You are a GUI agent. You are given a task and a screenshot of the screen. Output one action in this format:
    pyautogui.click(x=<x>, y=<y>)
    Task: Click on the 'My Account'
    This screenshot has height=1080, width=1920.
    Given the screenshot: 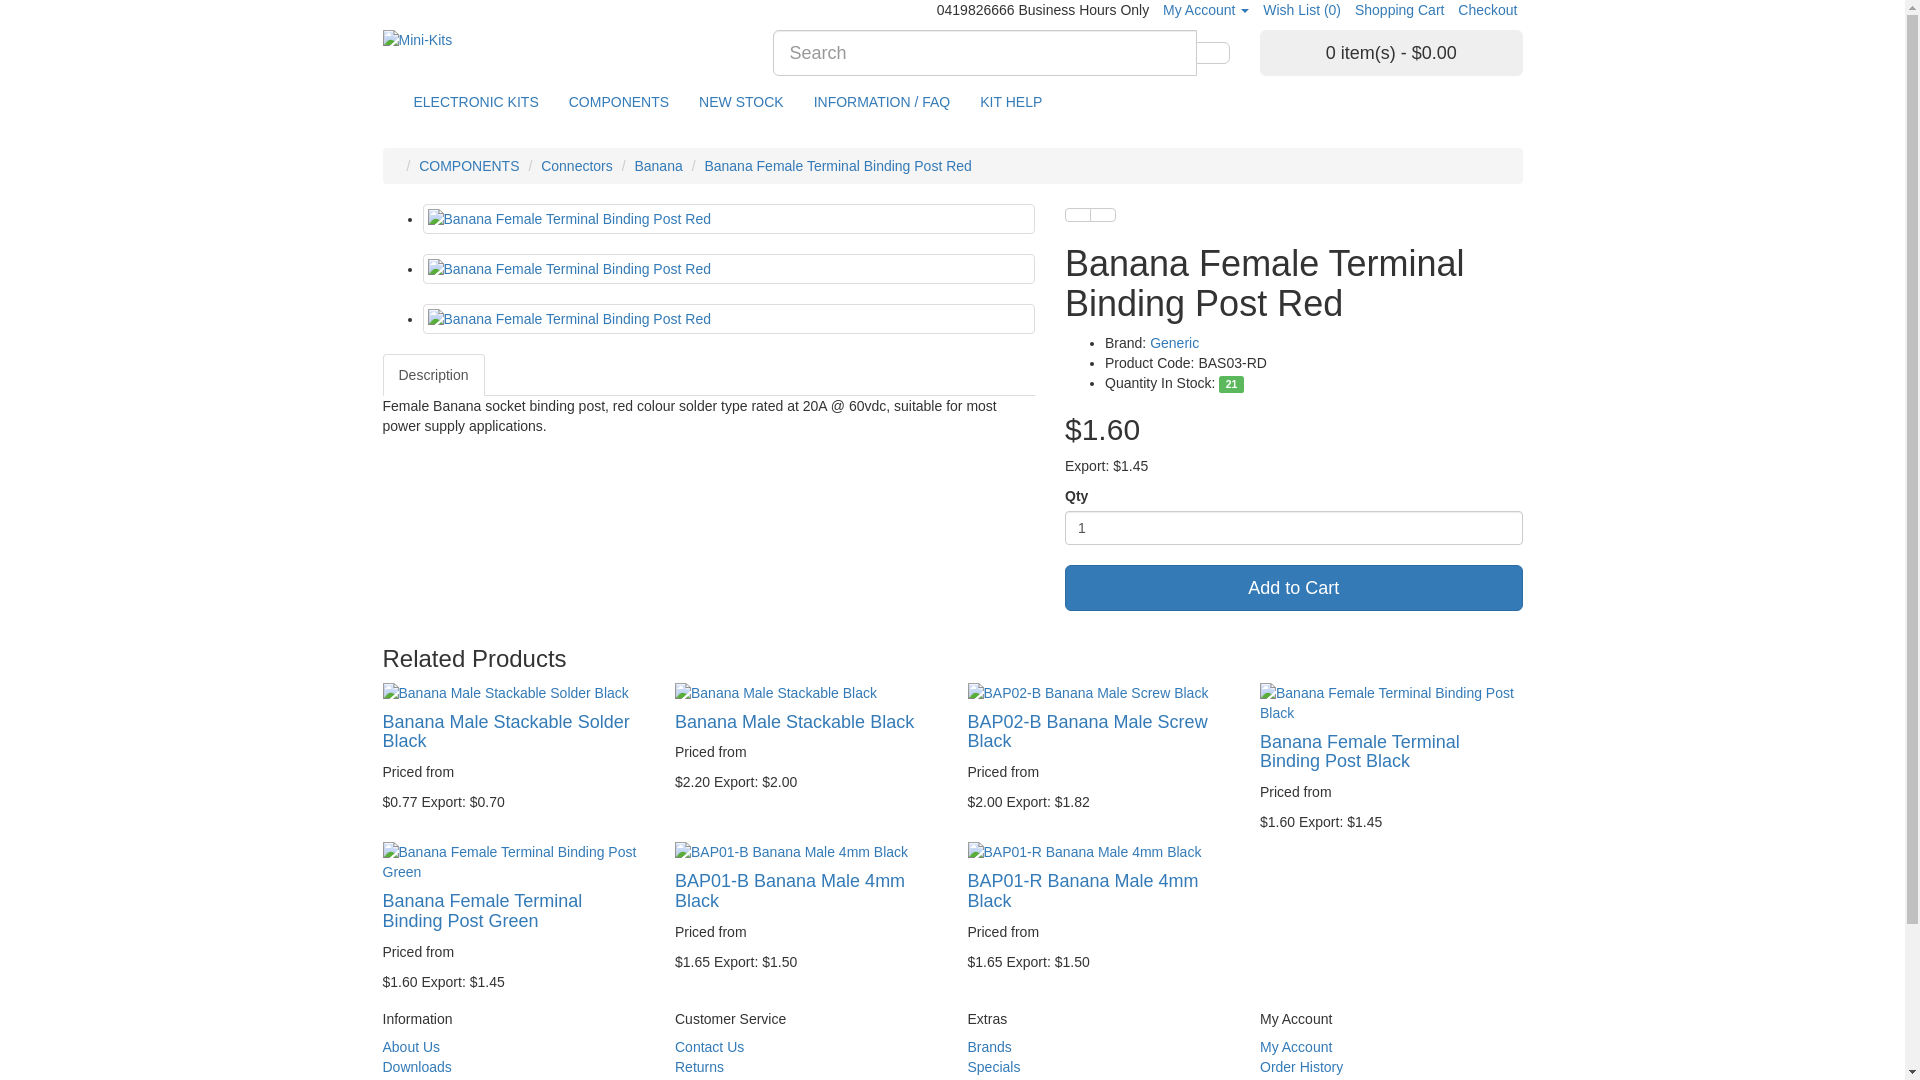 What is the action you would take?
    pyautogui.click(x=1204, y=10)
    